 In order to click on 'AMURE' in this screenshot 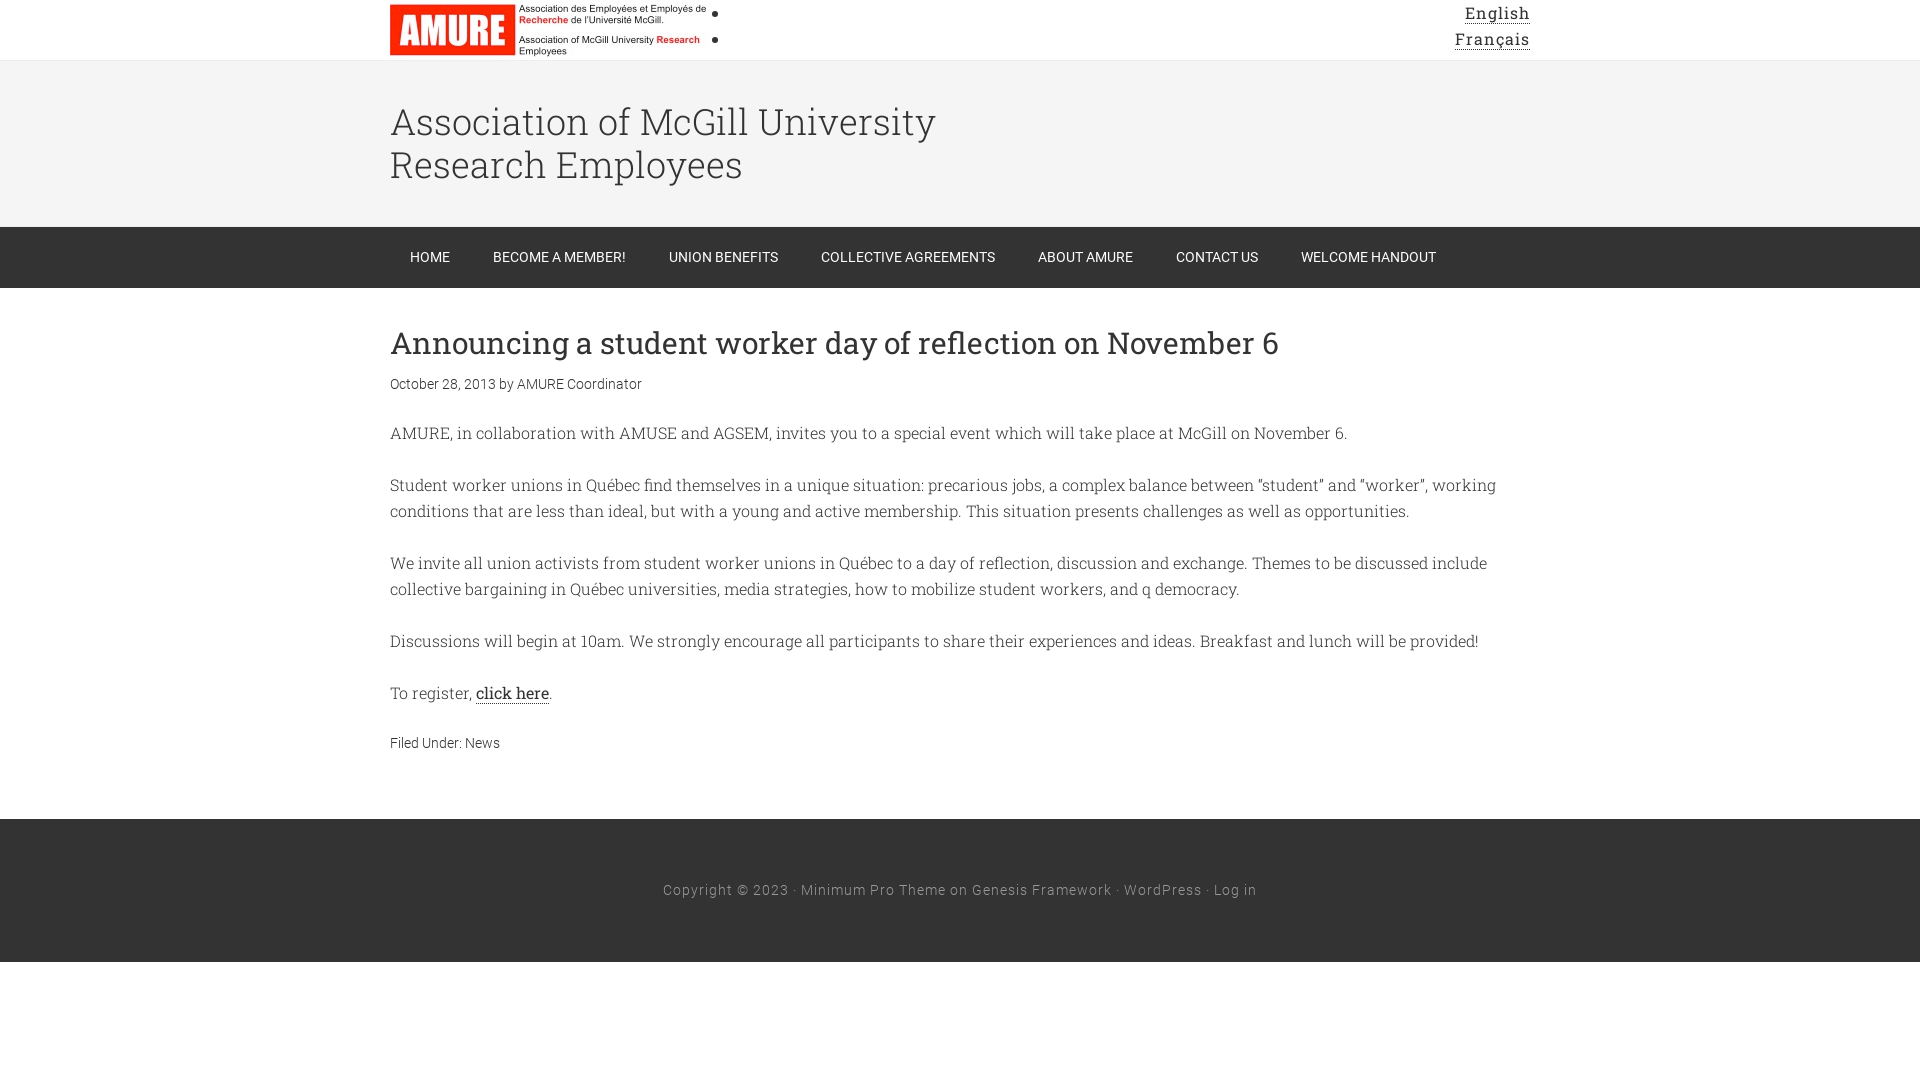, I will do `click(550, 30)`.